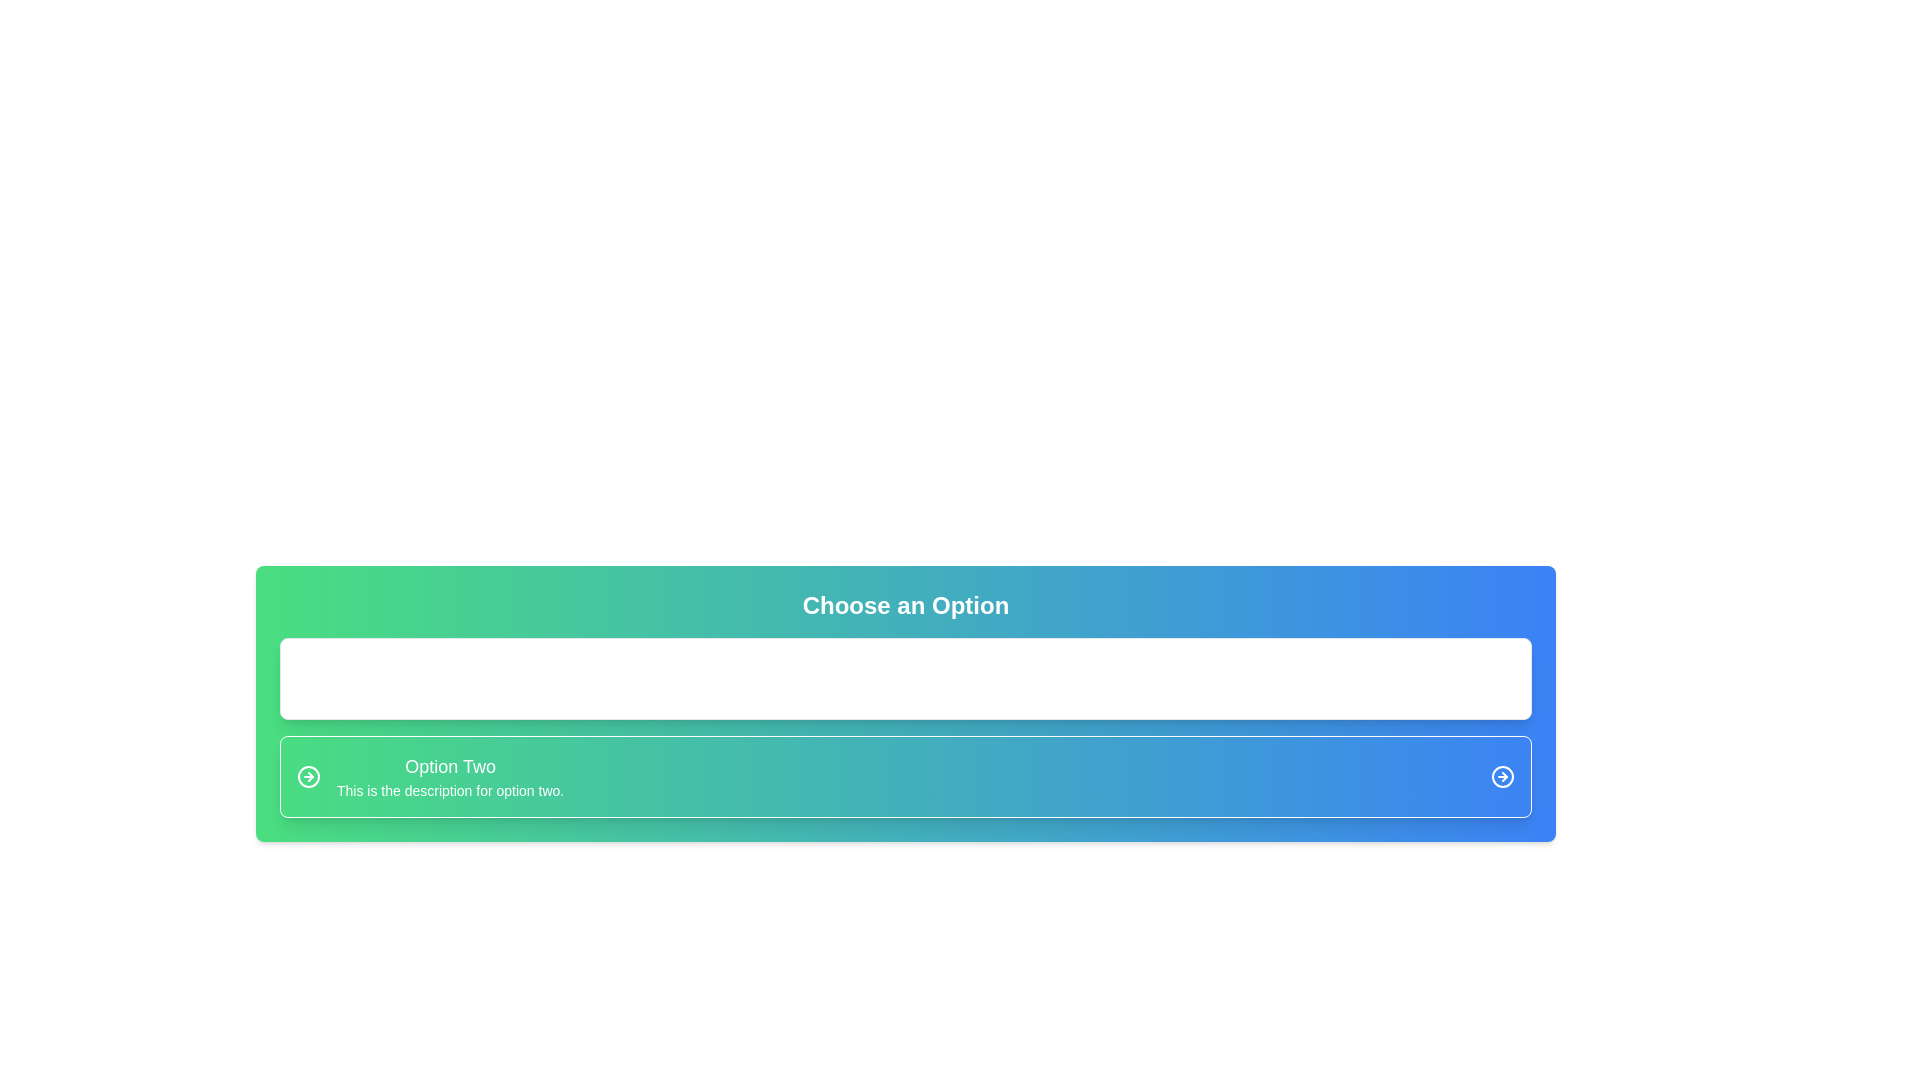 Image resolution: width=1920 pixels, height=1080 pixels. Describe the element at coordinates (449, 789) in the screenshot. I see `supplementary information provided by the text label located below 'Option Two' in the second card of the option list` at that location.